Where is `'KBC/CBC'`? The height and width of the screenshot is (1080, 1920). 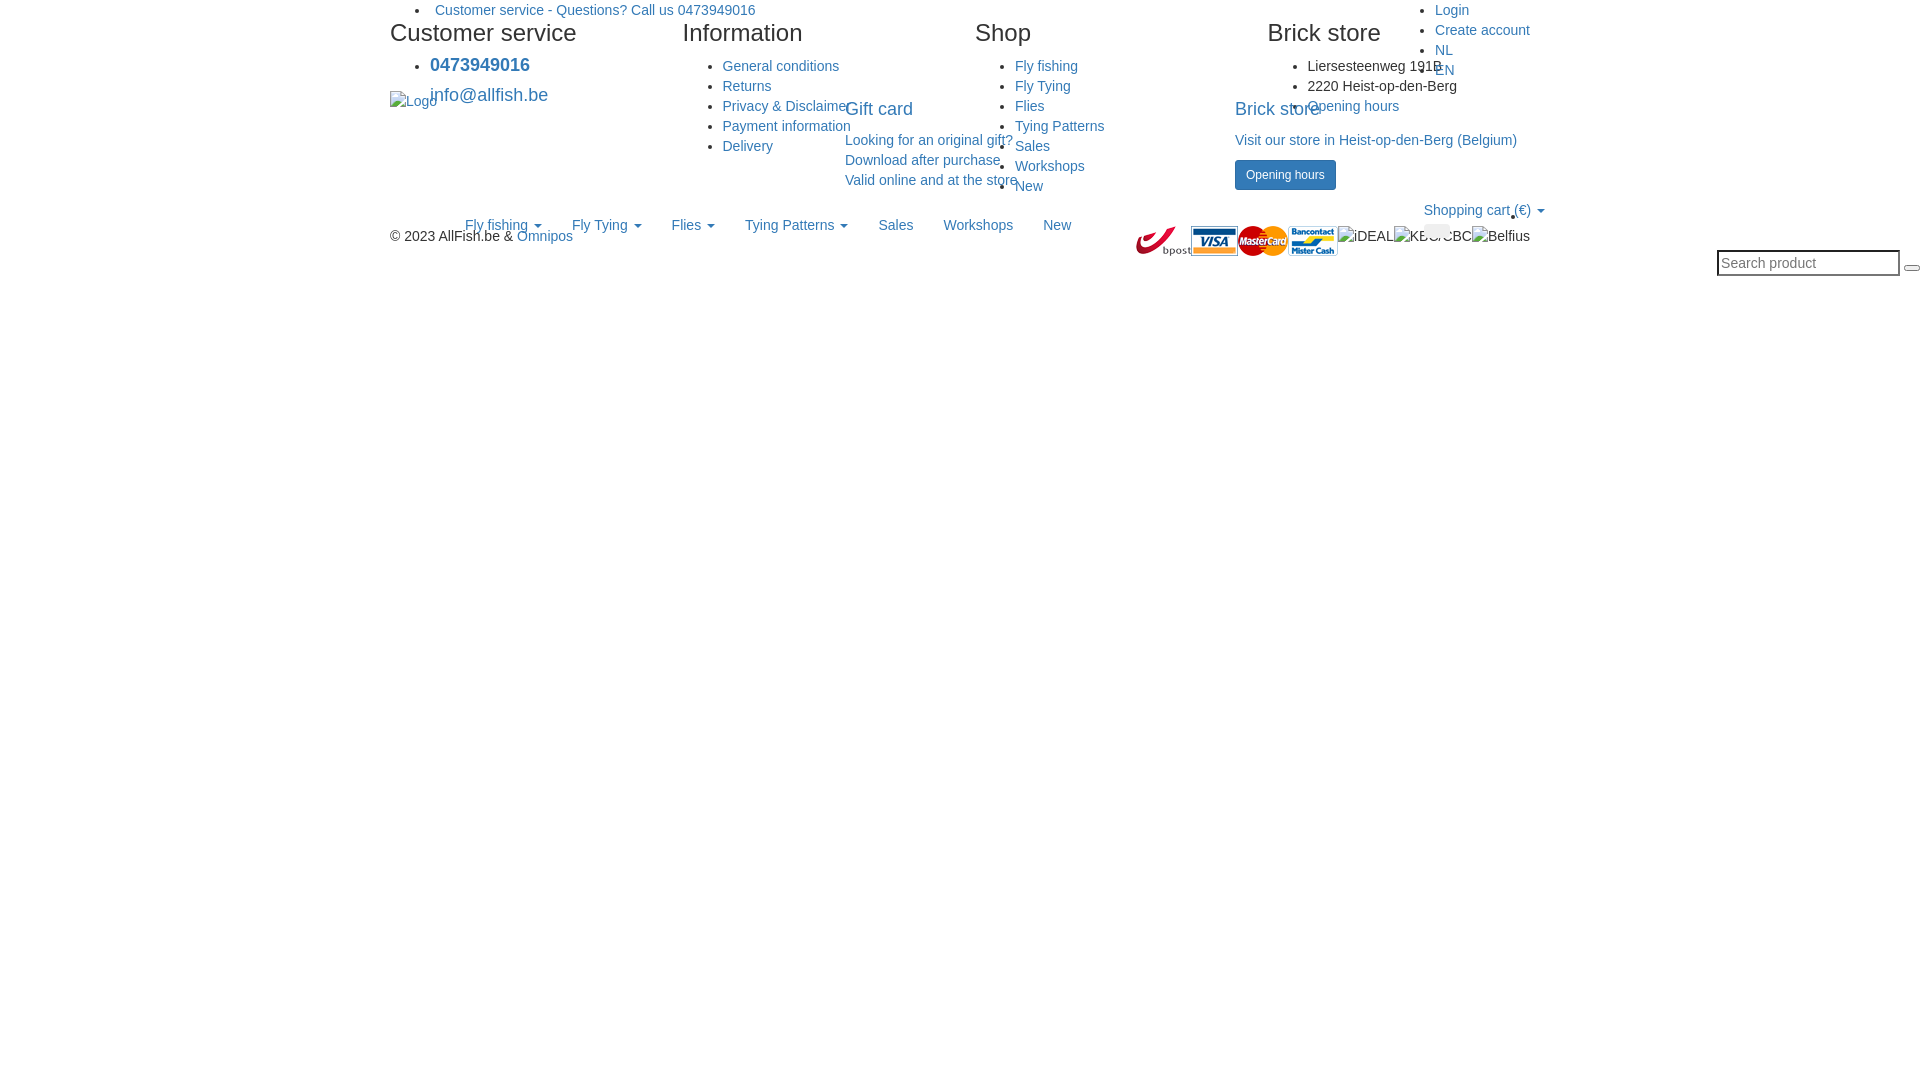
'KBC/CBC' is located at coordinates (1432, 234).